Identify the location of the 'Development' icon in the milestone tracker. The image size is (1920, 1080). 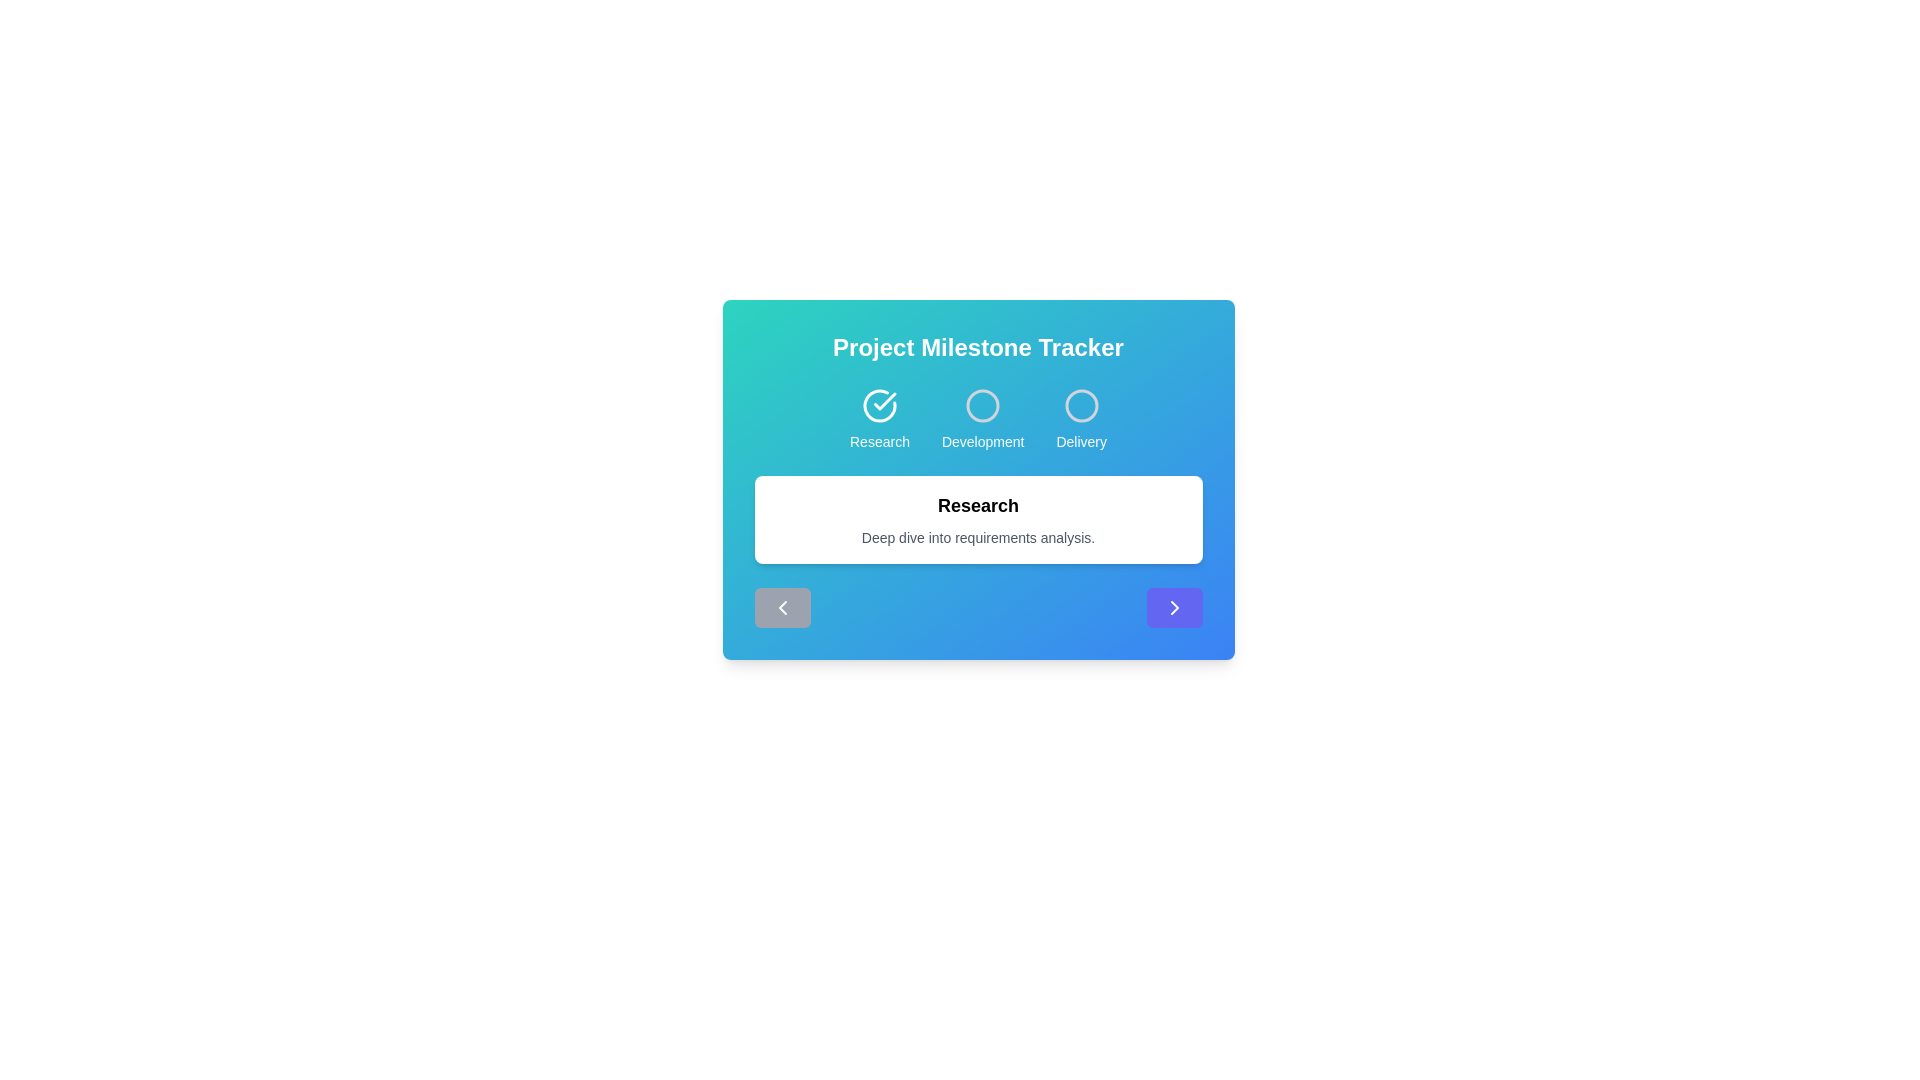
(978, 419).